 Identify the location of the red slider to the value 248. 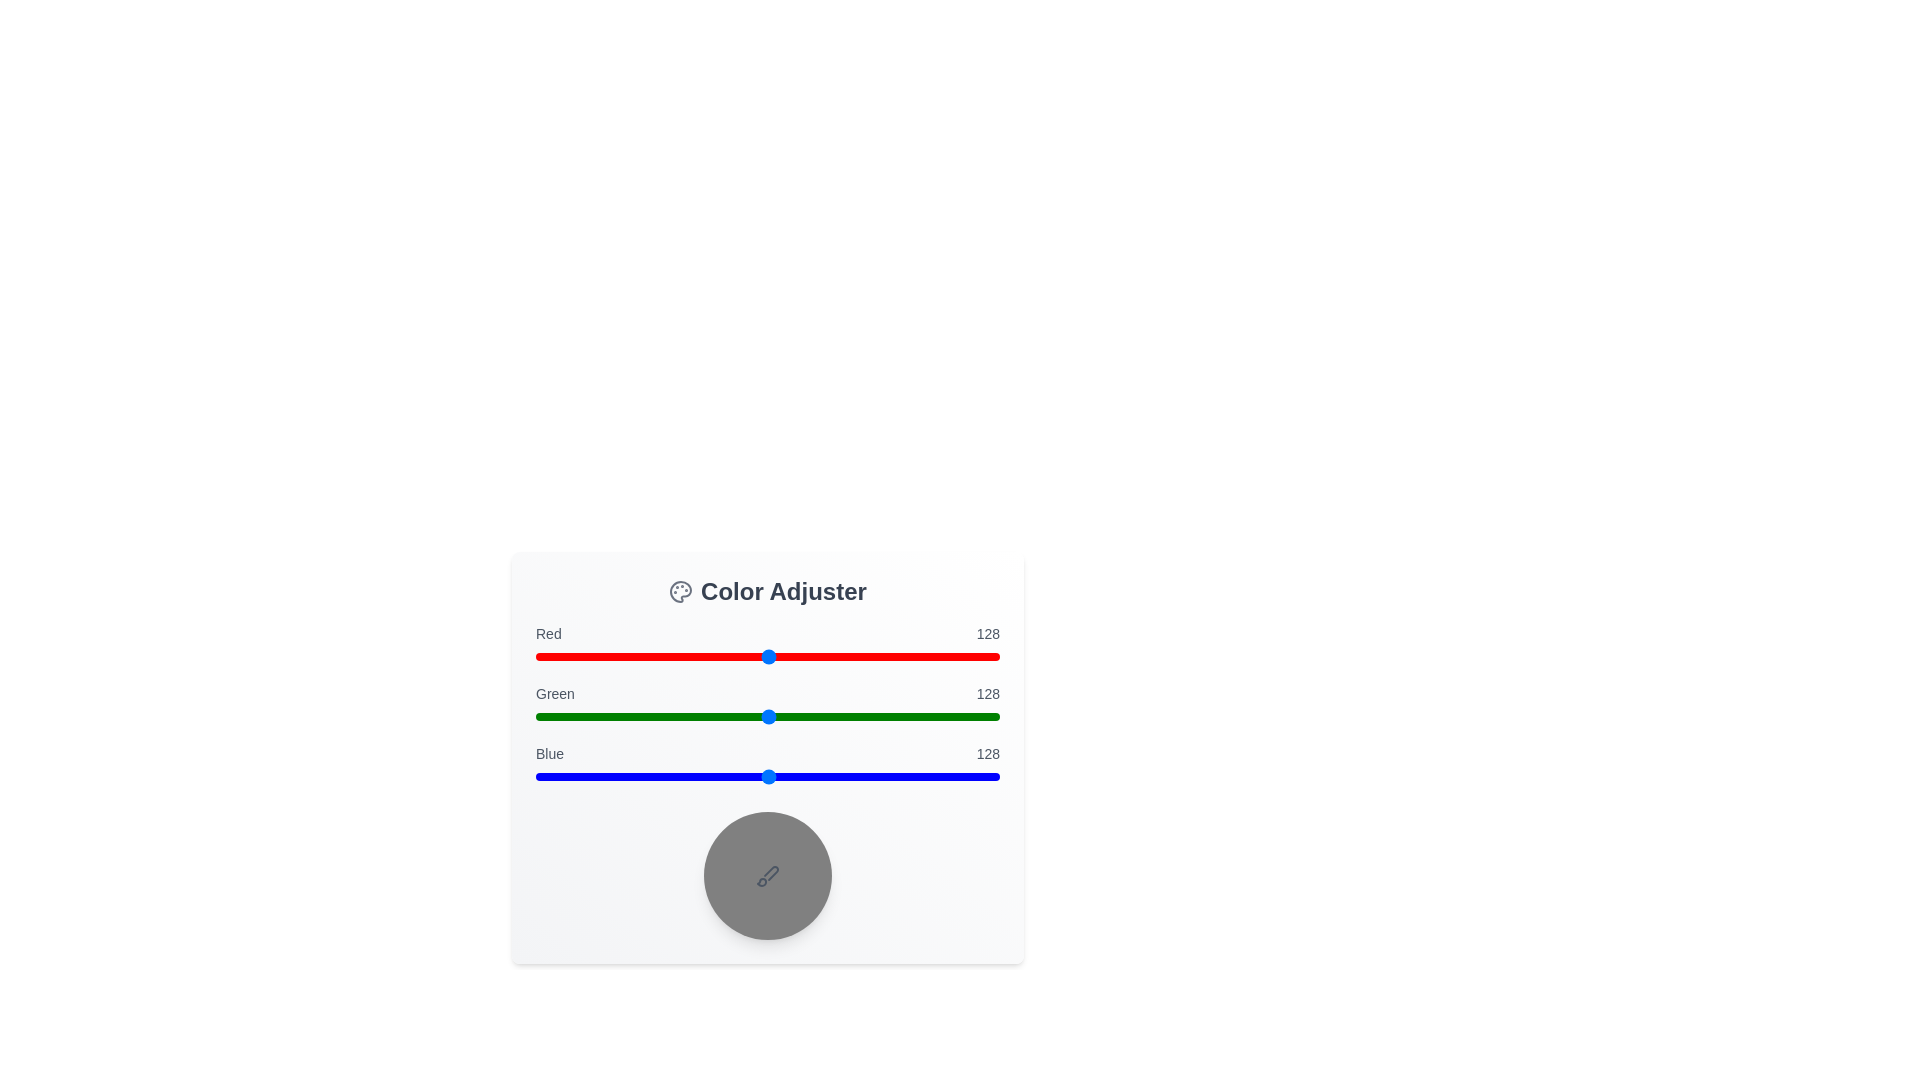
(987, 656).